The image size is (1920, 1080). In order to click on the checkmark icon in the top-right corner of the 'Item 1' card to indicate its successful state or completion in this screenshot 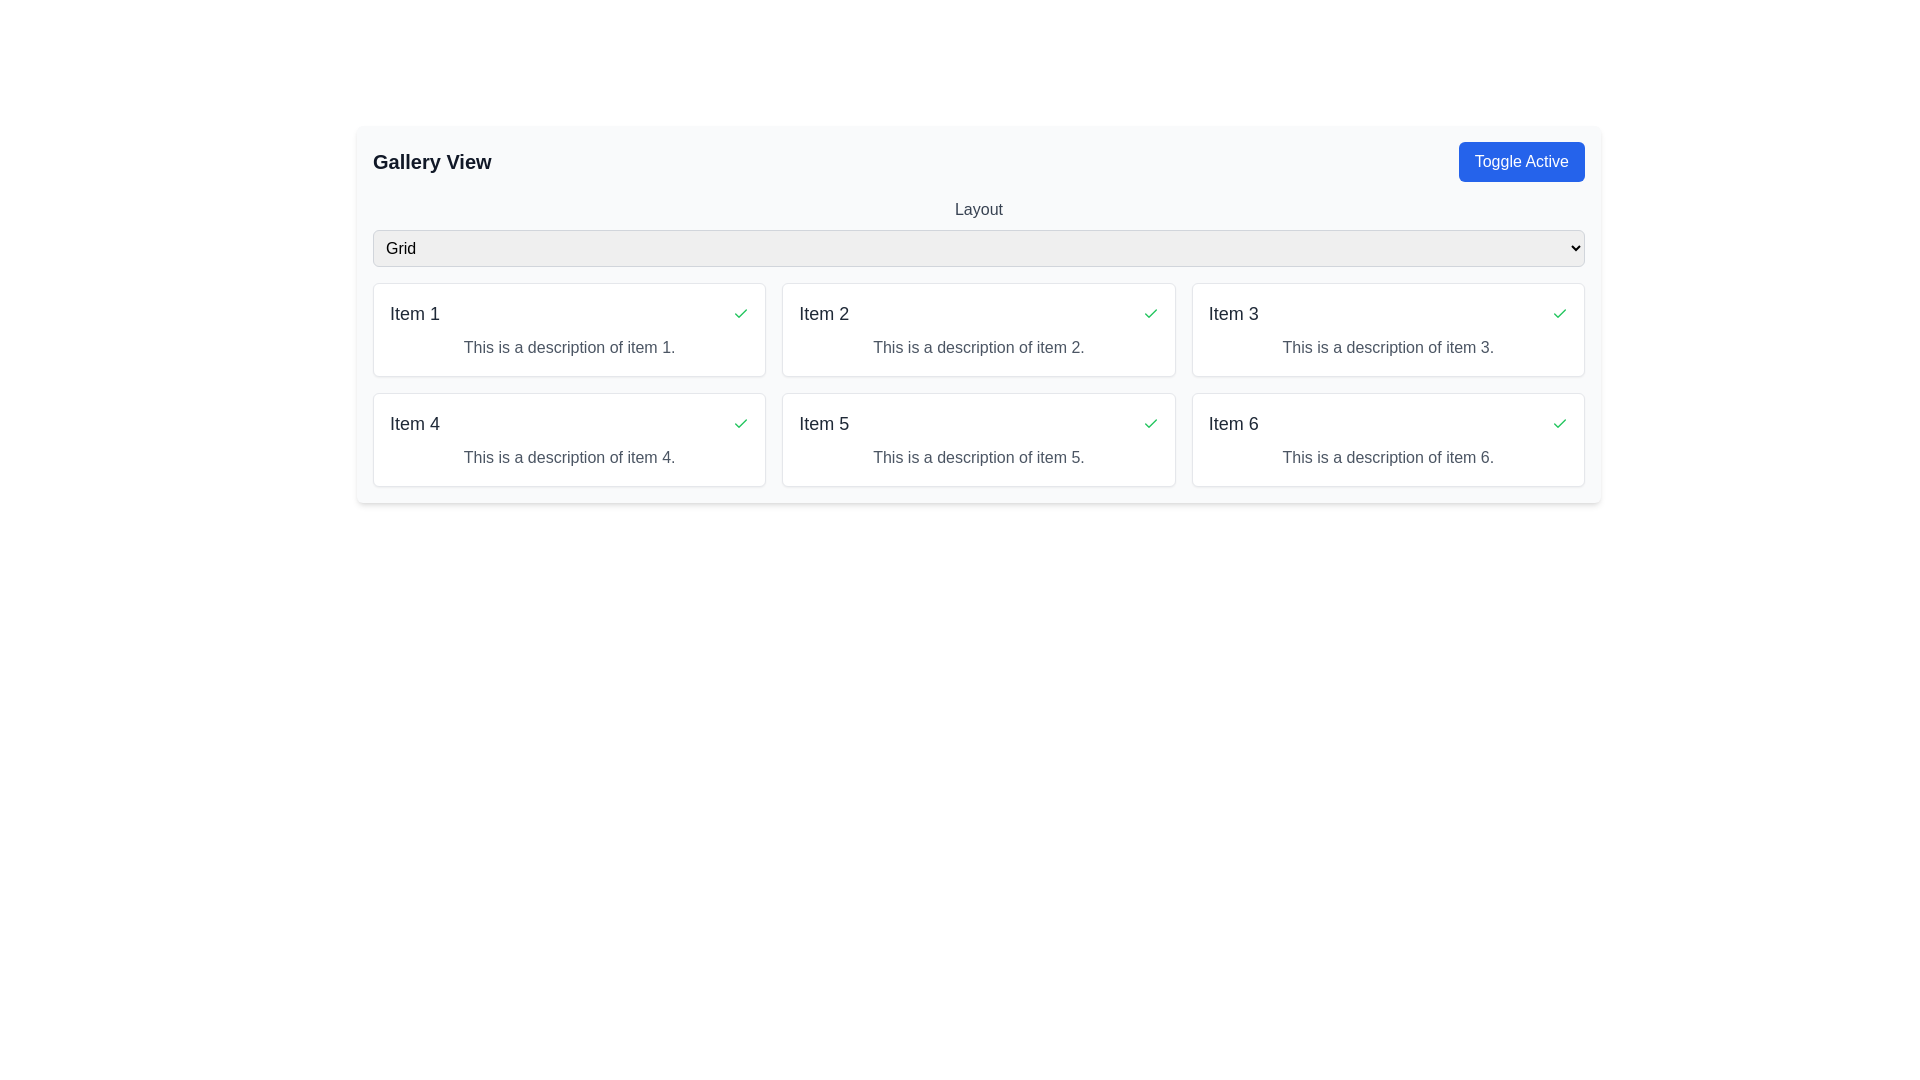, I will do `click(740, 313)`.